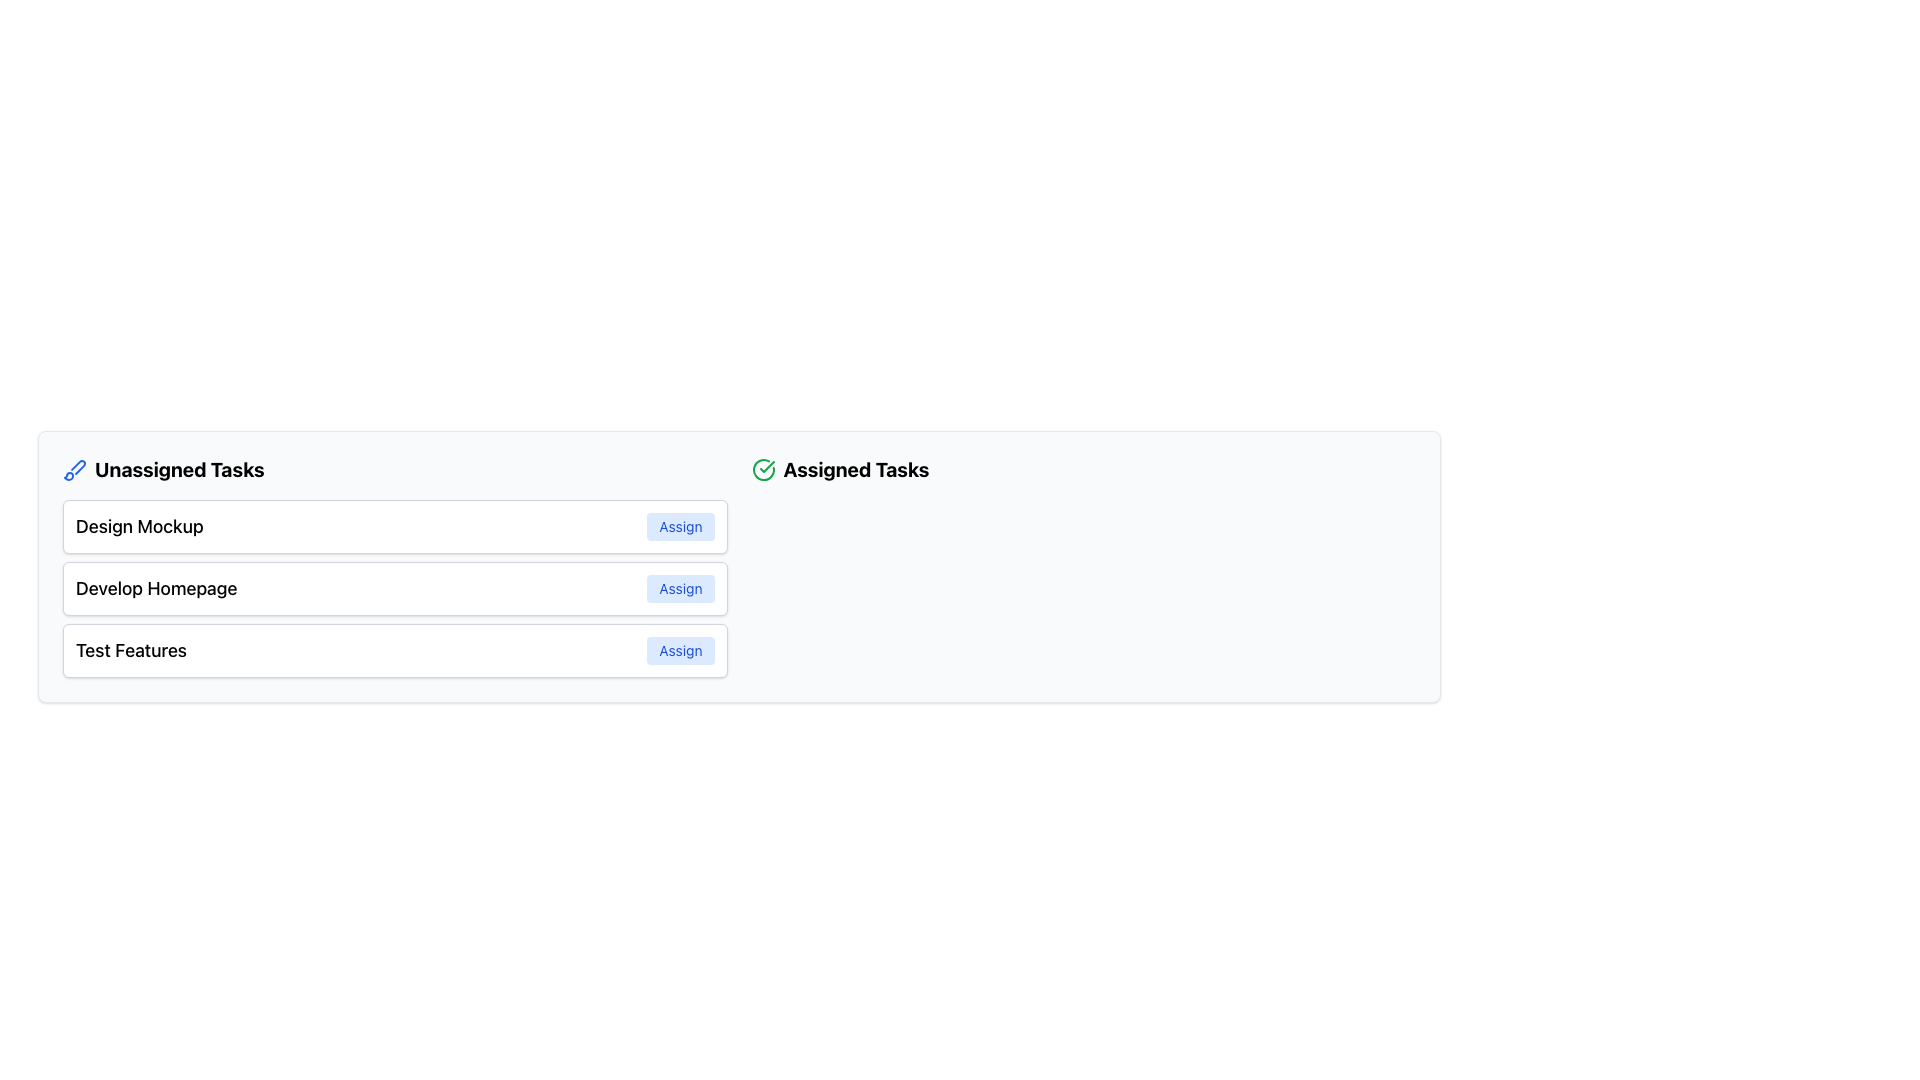  What do you see at coordinates (395, 588) in the screenshot?
I see `the 'Develop Homepage' task item located in the 'Unassigned Tasks' list` at bounding box center [395, 588].